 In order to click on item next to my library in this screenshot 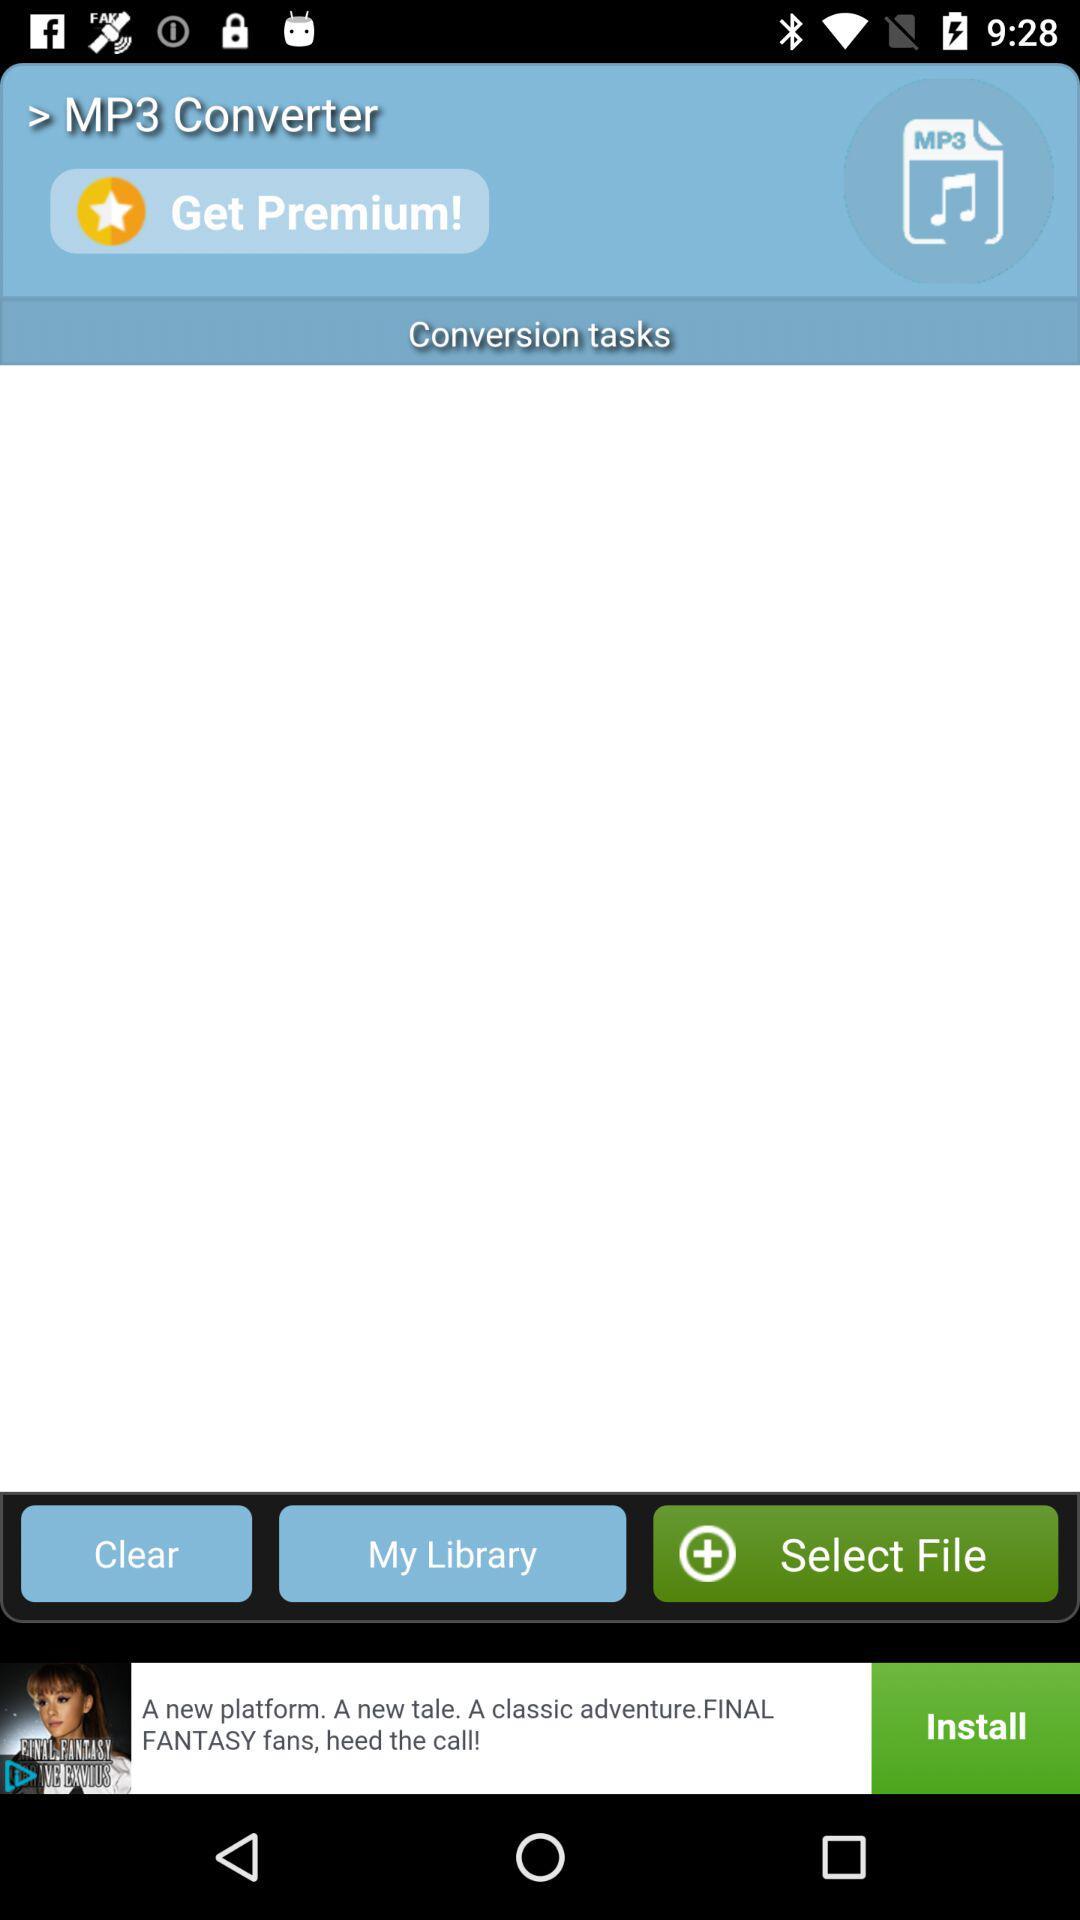, I will do `click(135, 1552)`.